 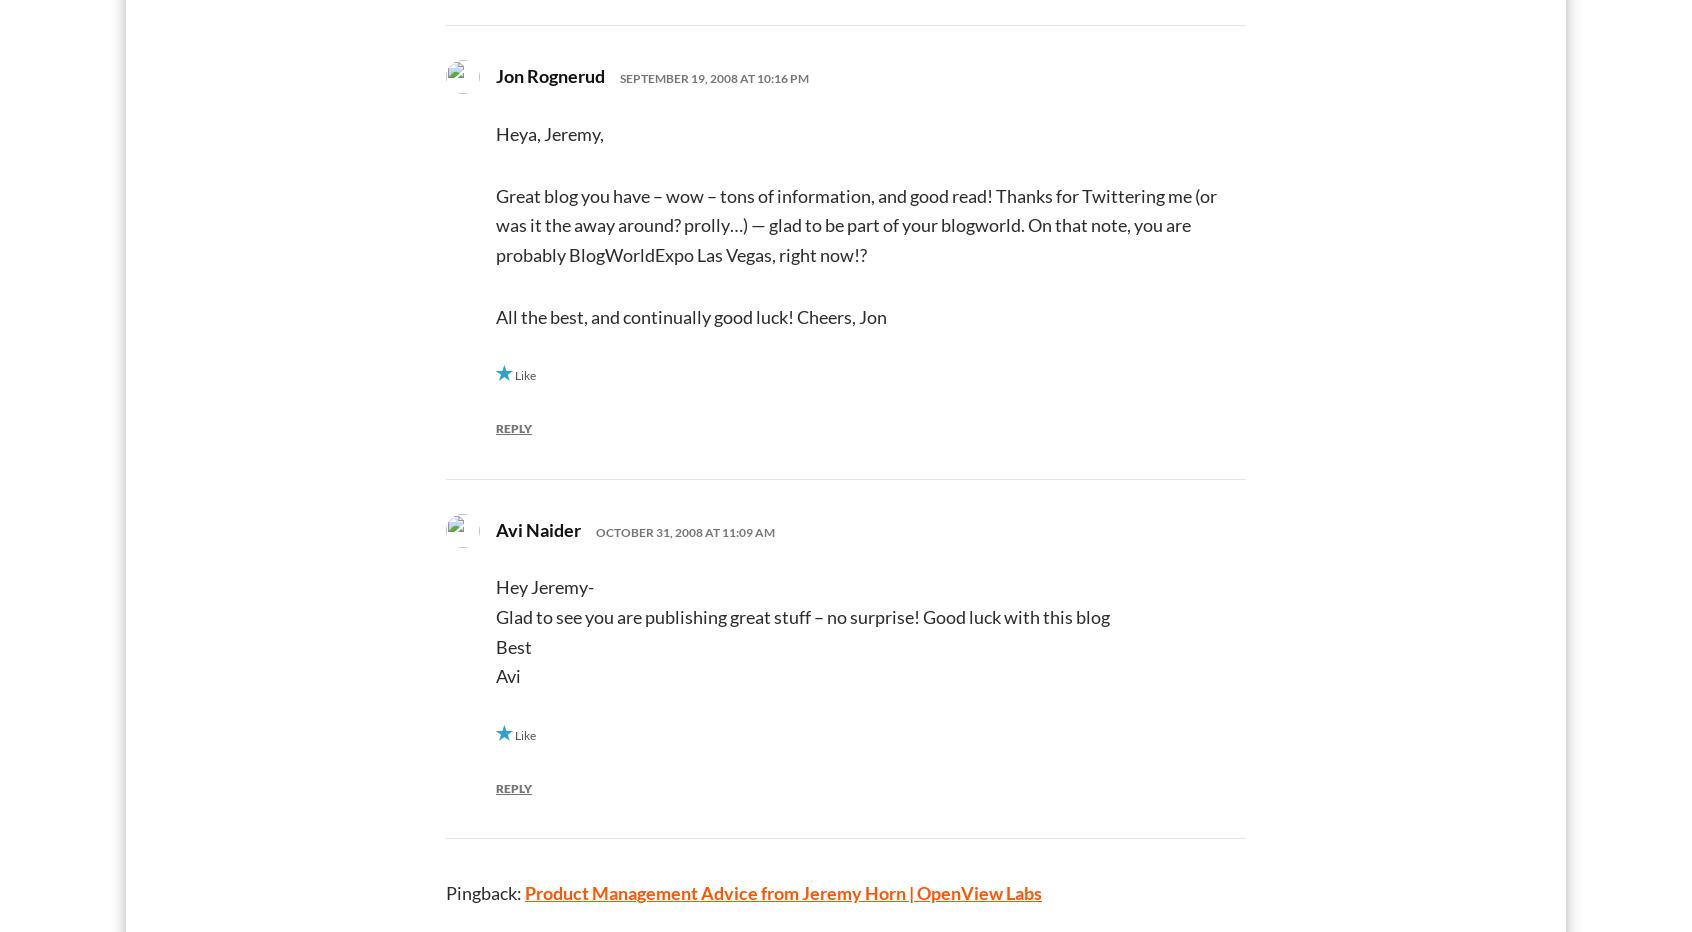 I want to click on 'Best', so click(x=514, y=645).